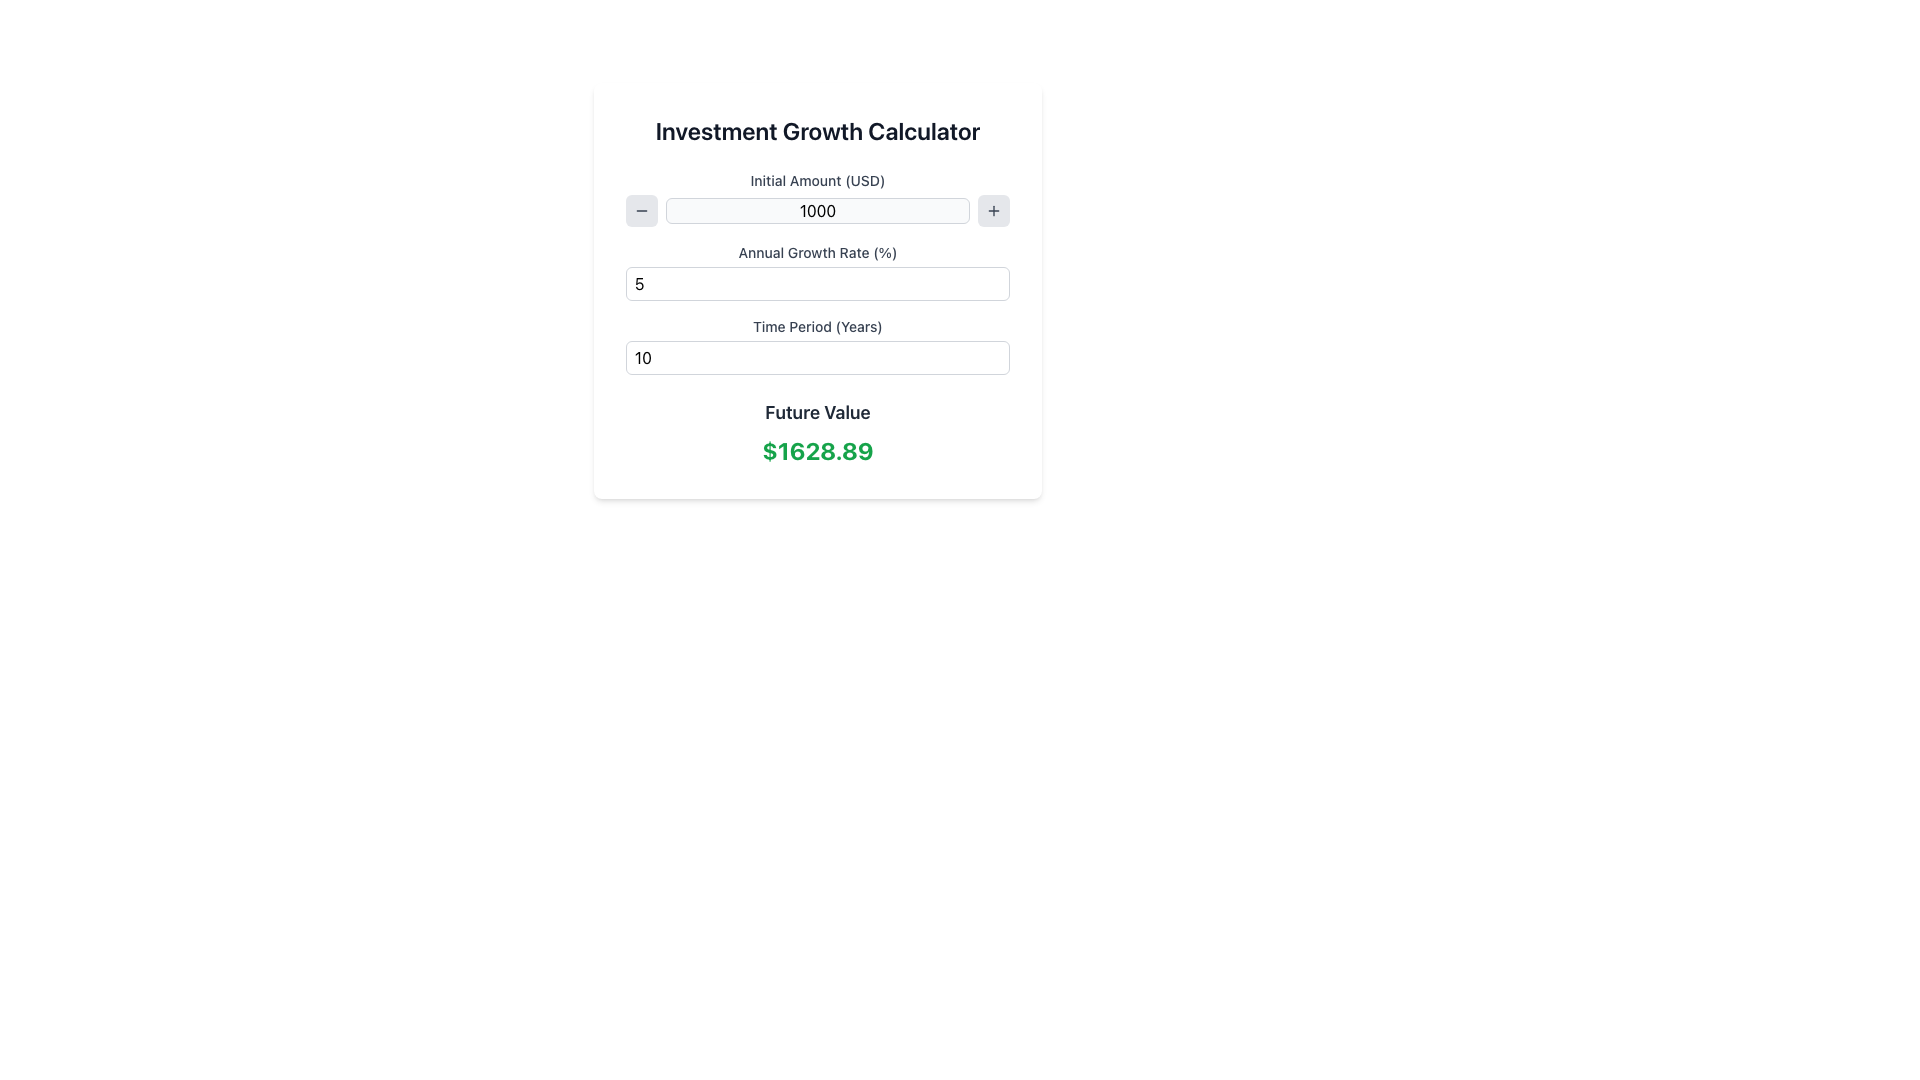  Describe the element at coordinates (817, 211) in the screenshot. I see `on the 'Initial Amount (USD)' text input field` at that location.